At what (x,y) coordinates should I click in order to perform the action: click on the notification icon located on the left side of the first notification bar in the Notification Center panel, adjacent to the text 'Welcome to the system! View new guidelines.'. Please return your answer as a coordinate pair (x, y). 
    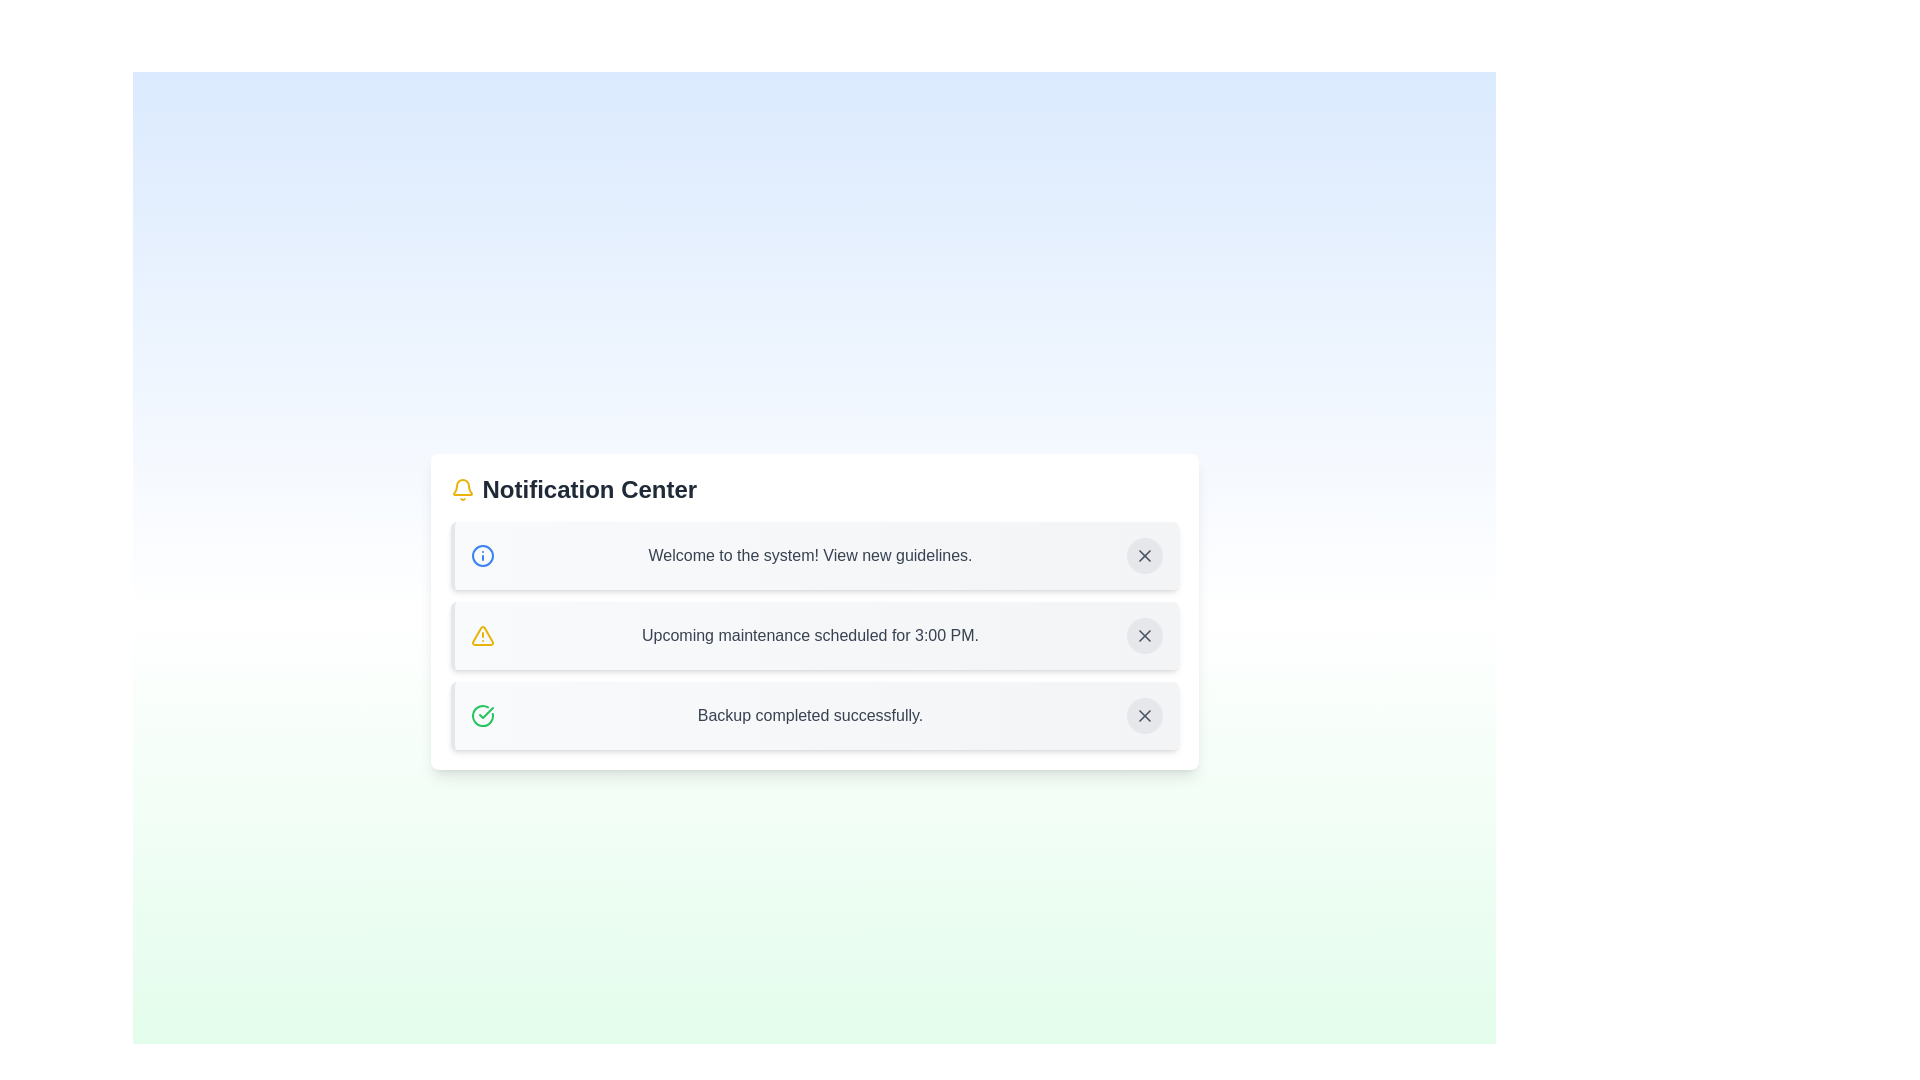
    Looking at the image, I should click on (482, 555).